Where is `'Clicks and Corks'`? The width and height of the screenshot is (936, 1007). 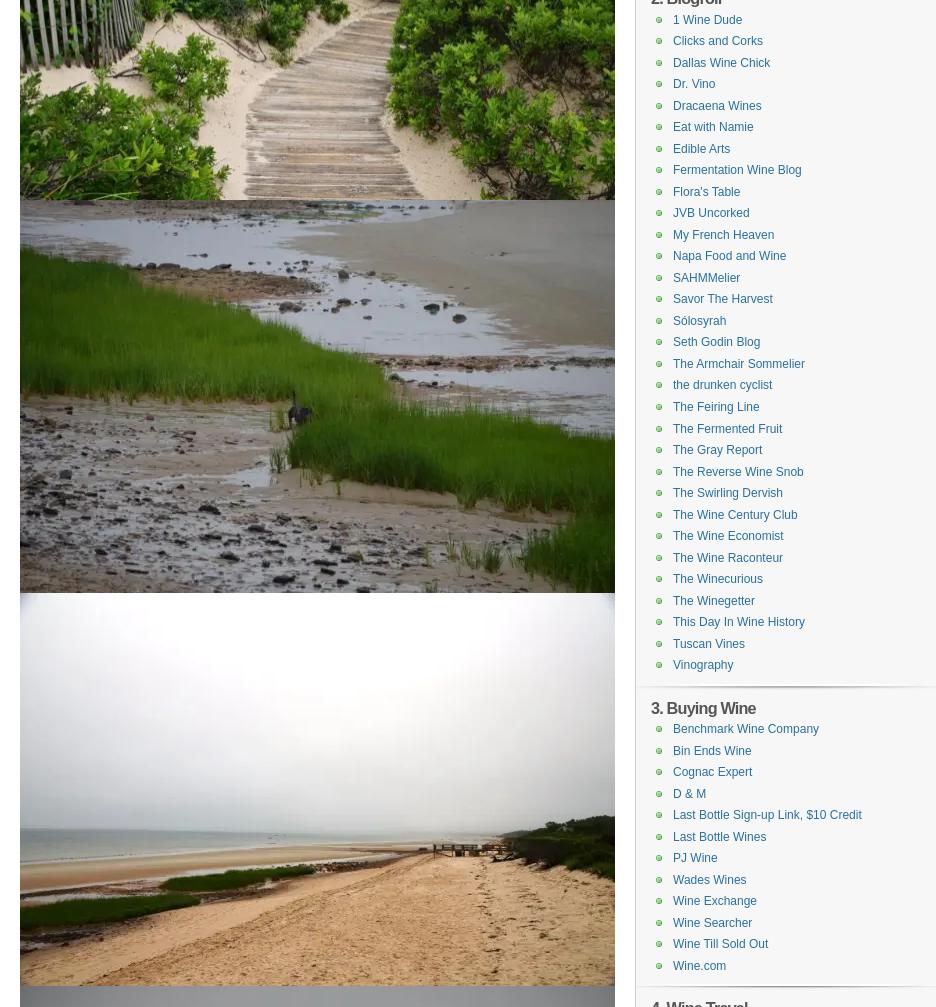 'Clicks and Corks' is located at coordinates (672, 40).